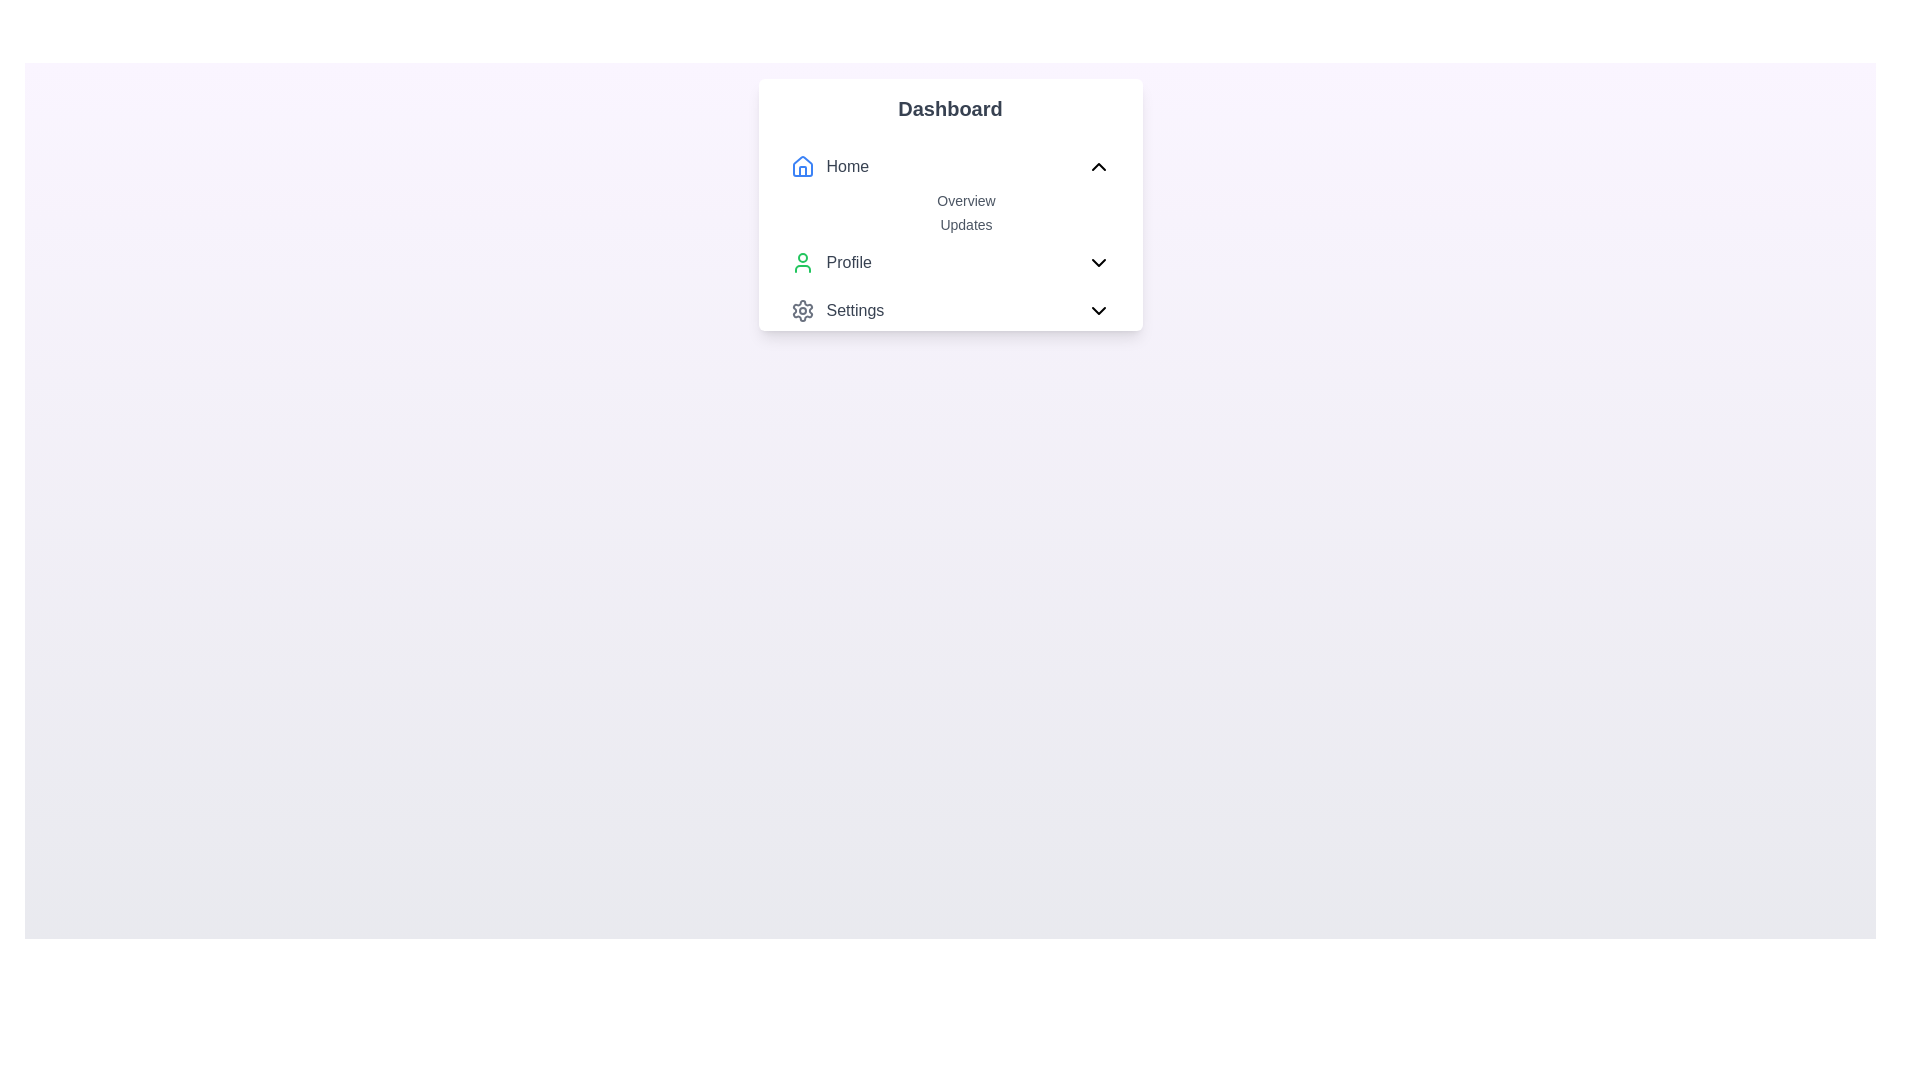 Image resolution: width=1920 pixels, height=1080 pixels. What do you see at coordinates (802, 311) in the screenshot?
I see `the cogwheel-shaped icon in the settings section of the dashboard interface` at bounding box center [802, 311].